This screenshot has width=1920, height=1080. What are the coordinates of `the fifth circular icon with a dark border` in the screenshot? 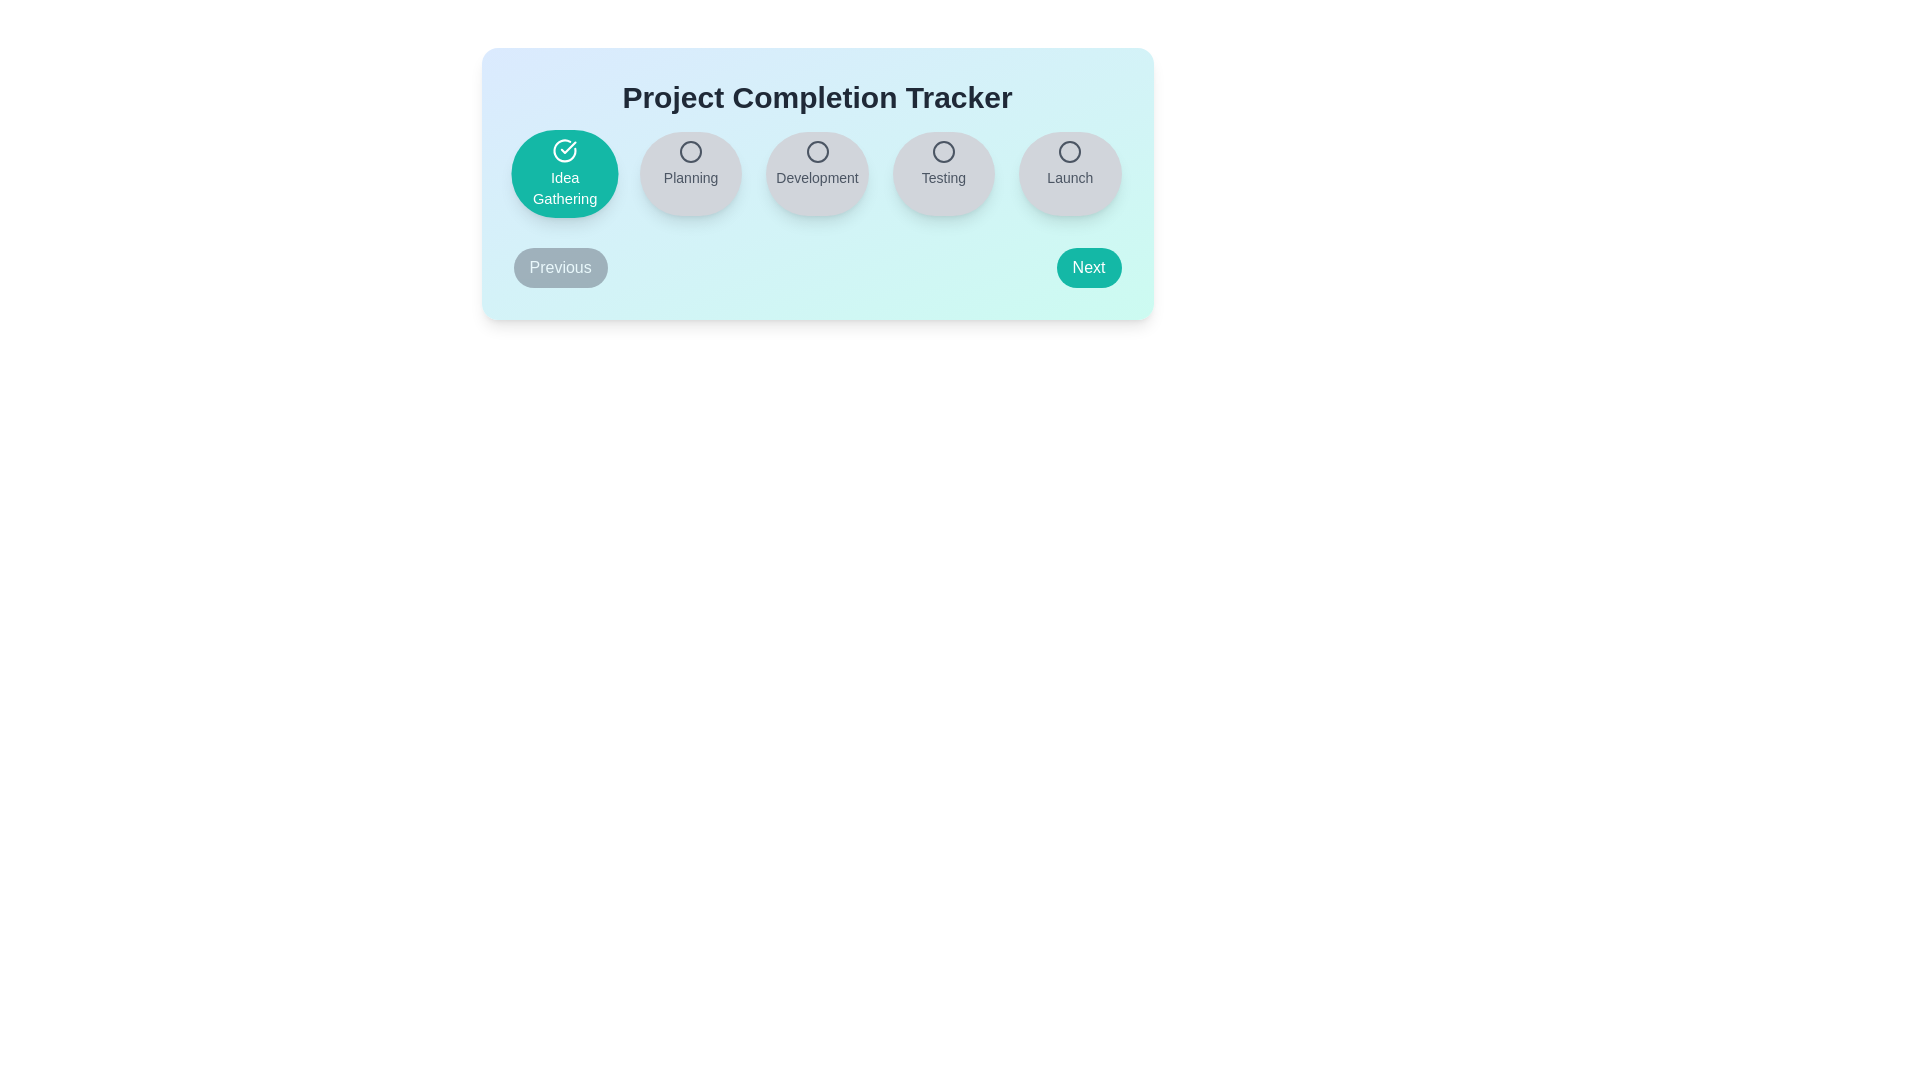 It's located at (1069, 150).